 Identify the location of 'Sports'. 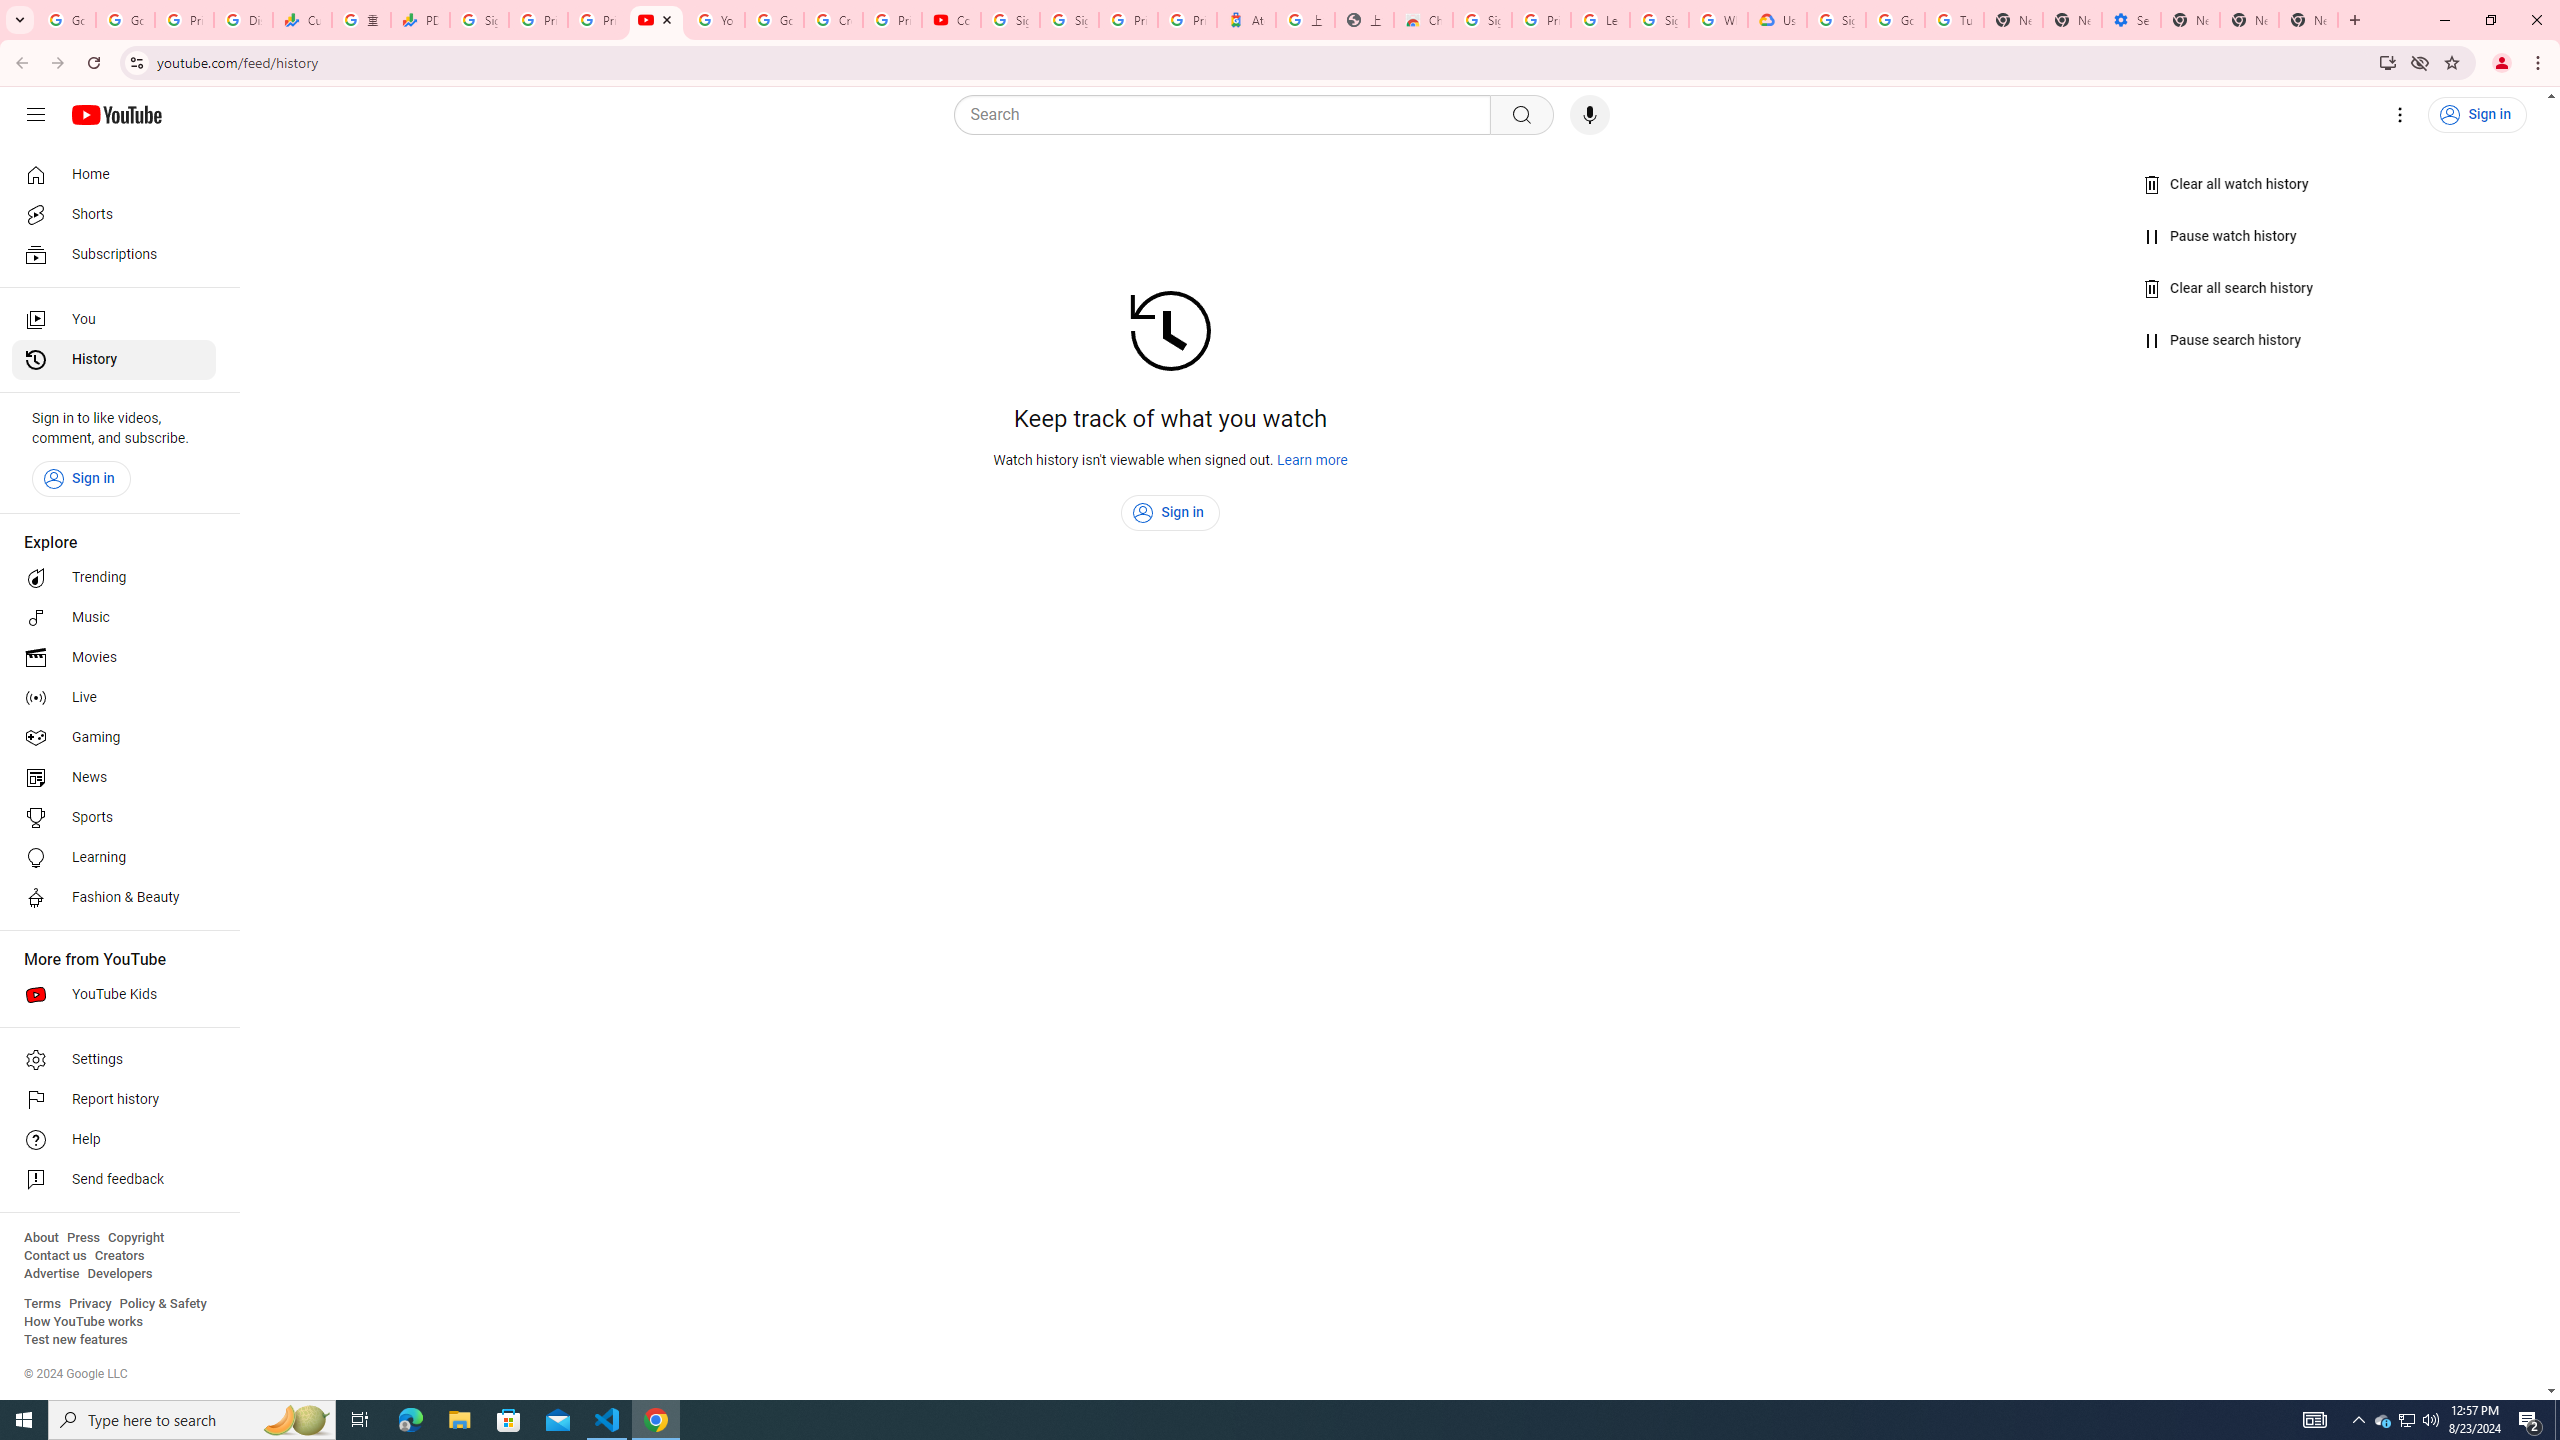
(113, 816).